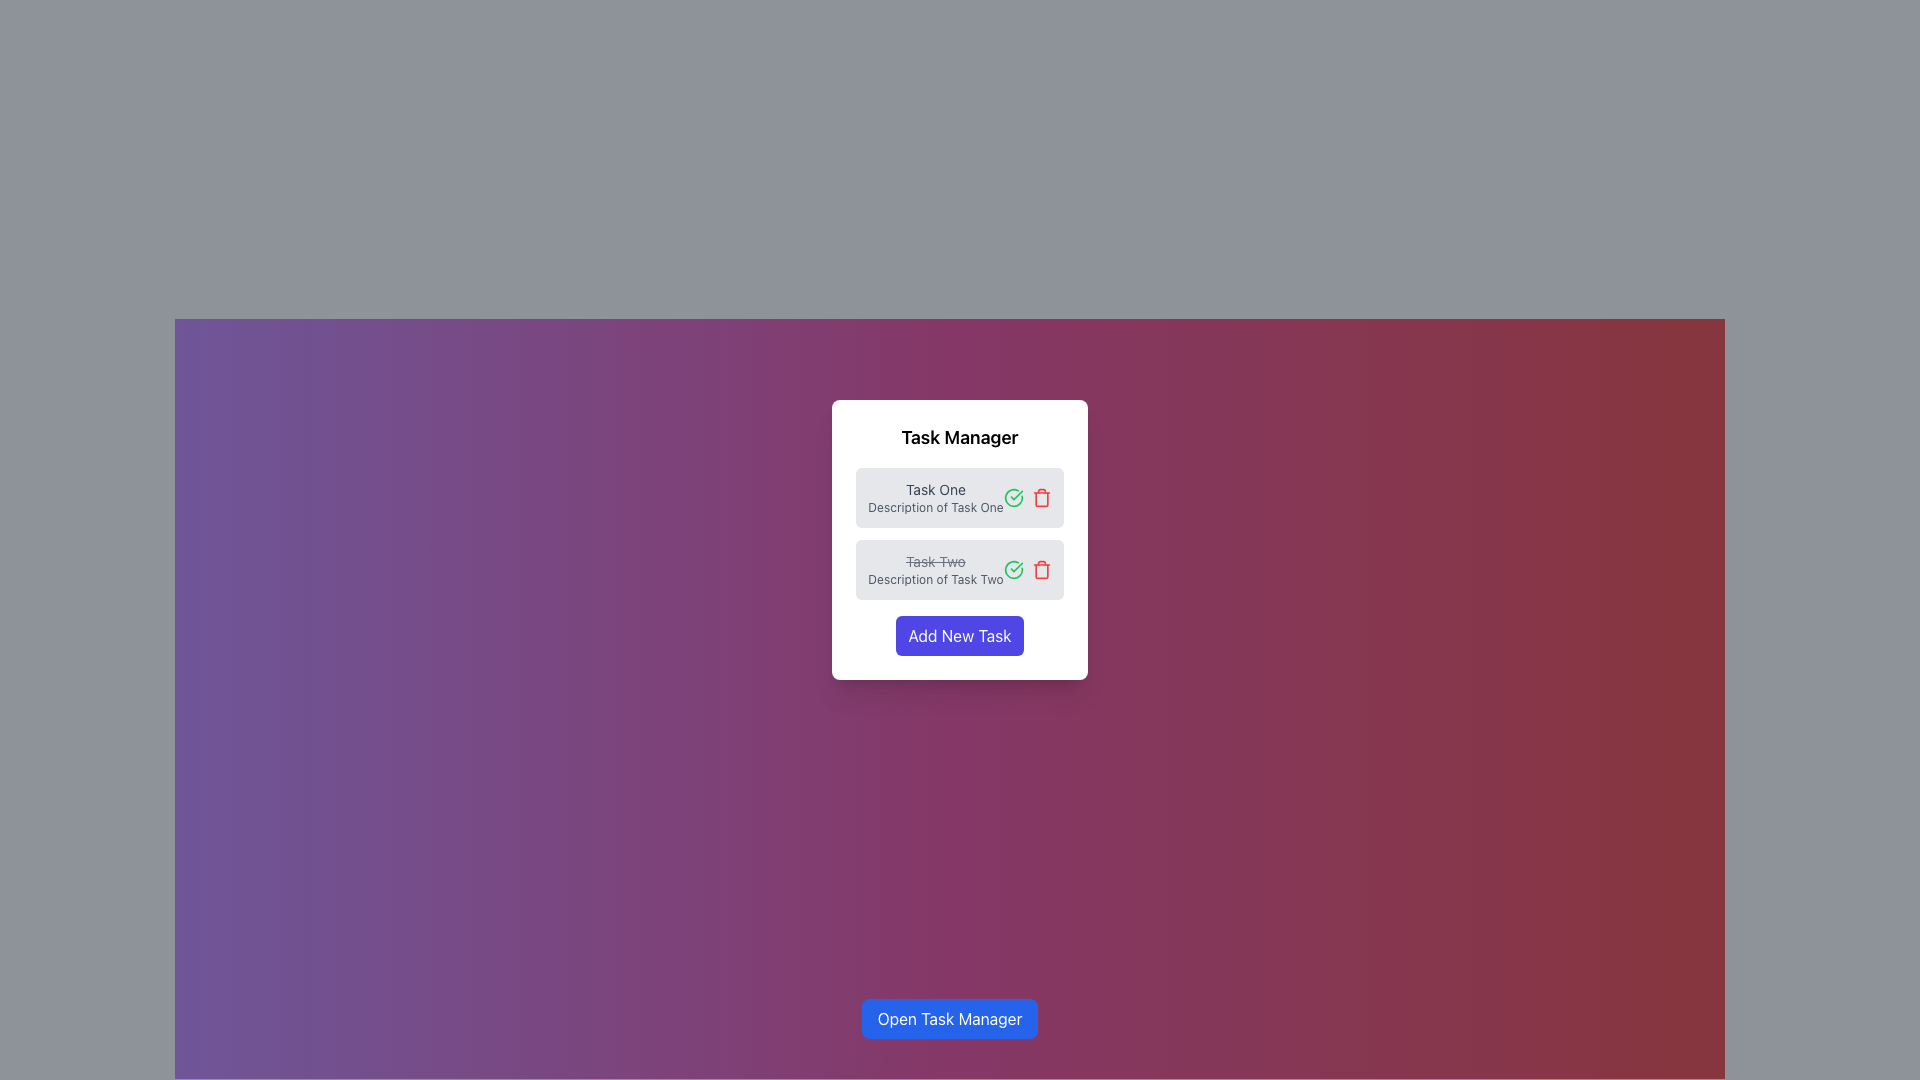 The width and height of the screenshot is (1920, 1080). I want to click on on the status indicator icon for 'Task One' in the 'Task Manager' modal, so click(1013, 496).